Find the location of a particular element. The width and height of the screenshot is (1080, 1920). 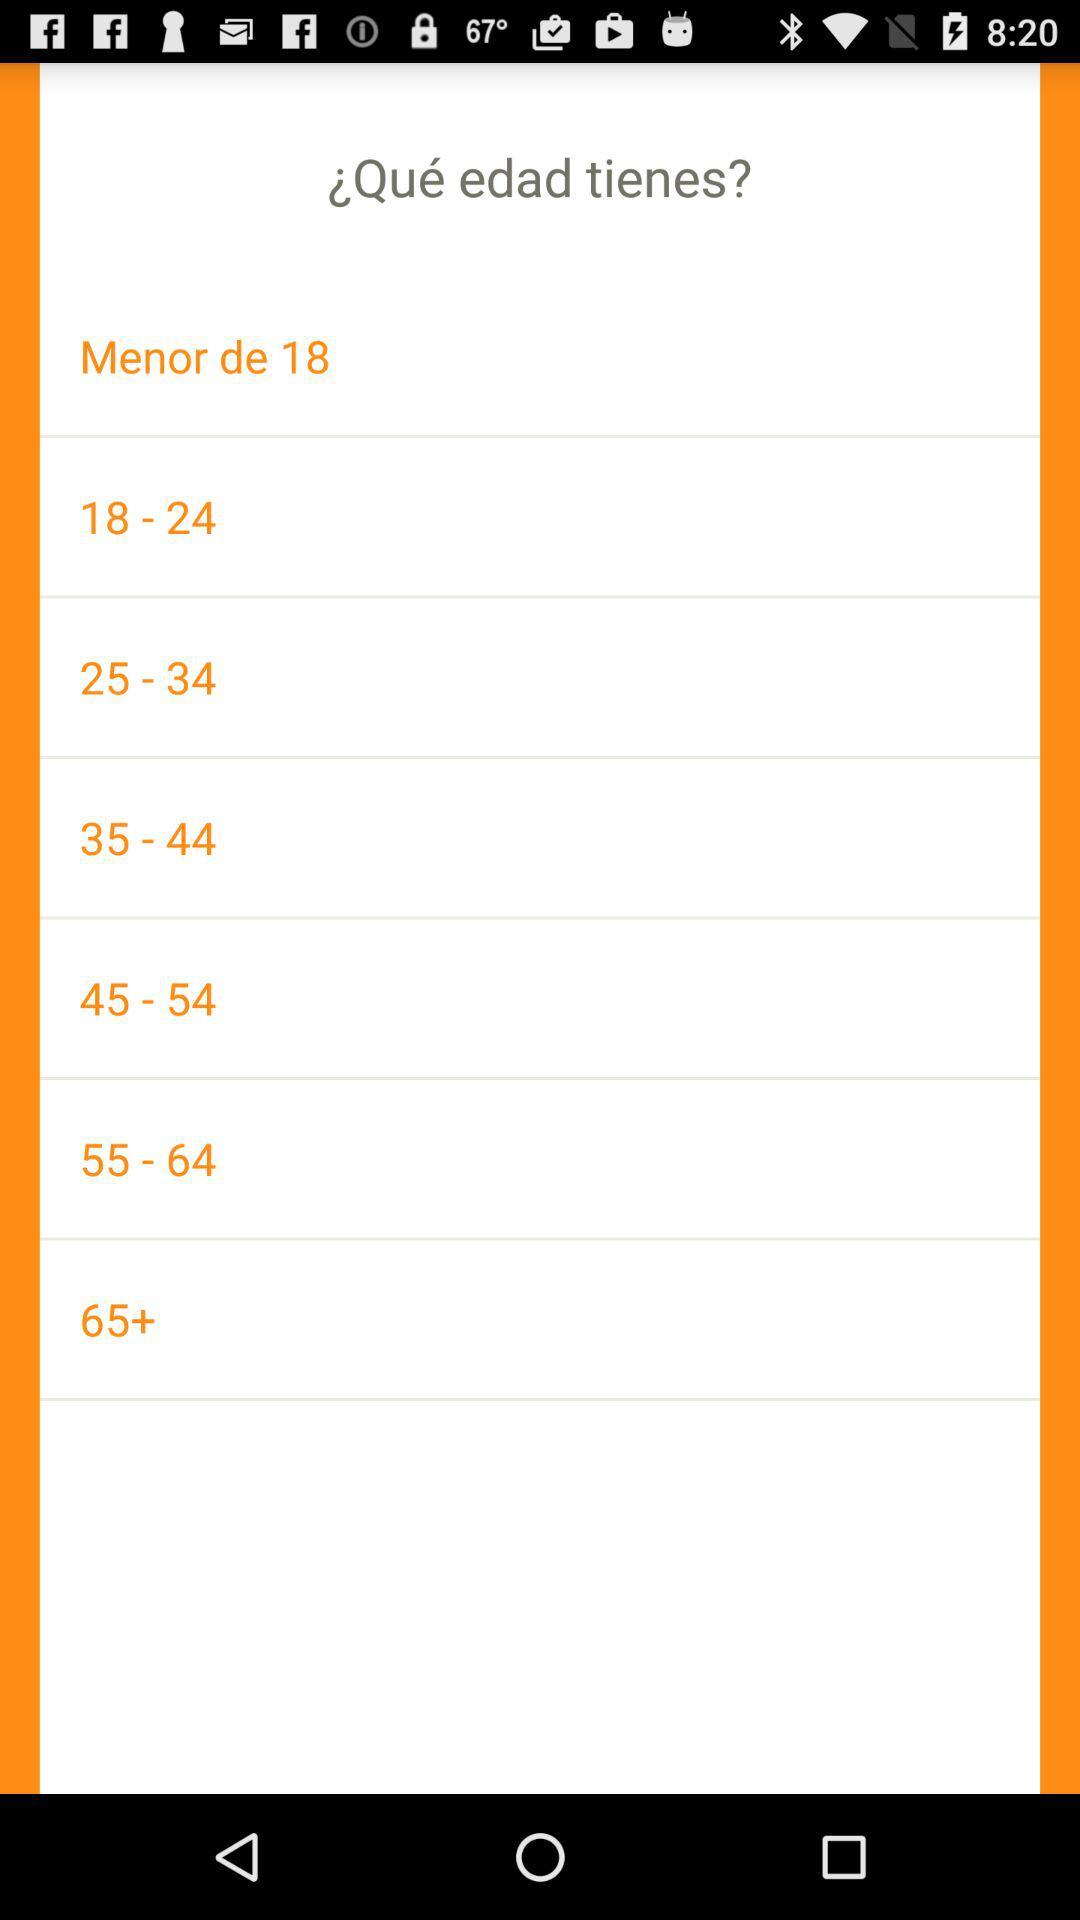

app below the 25 - 34 item is located at coordinates (540, 837).